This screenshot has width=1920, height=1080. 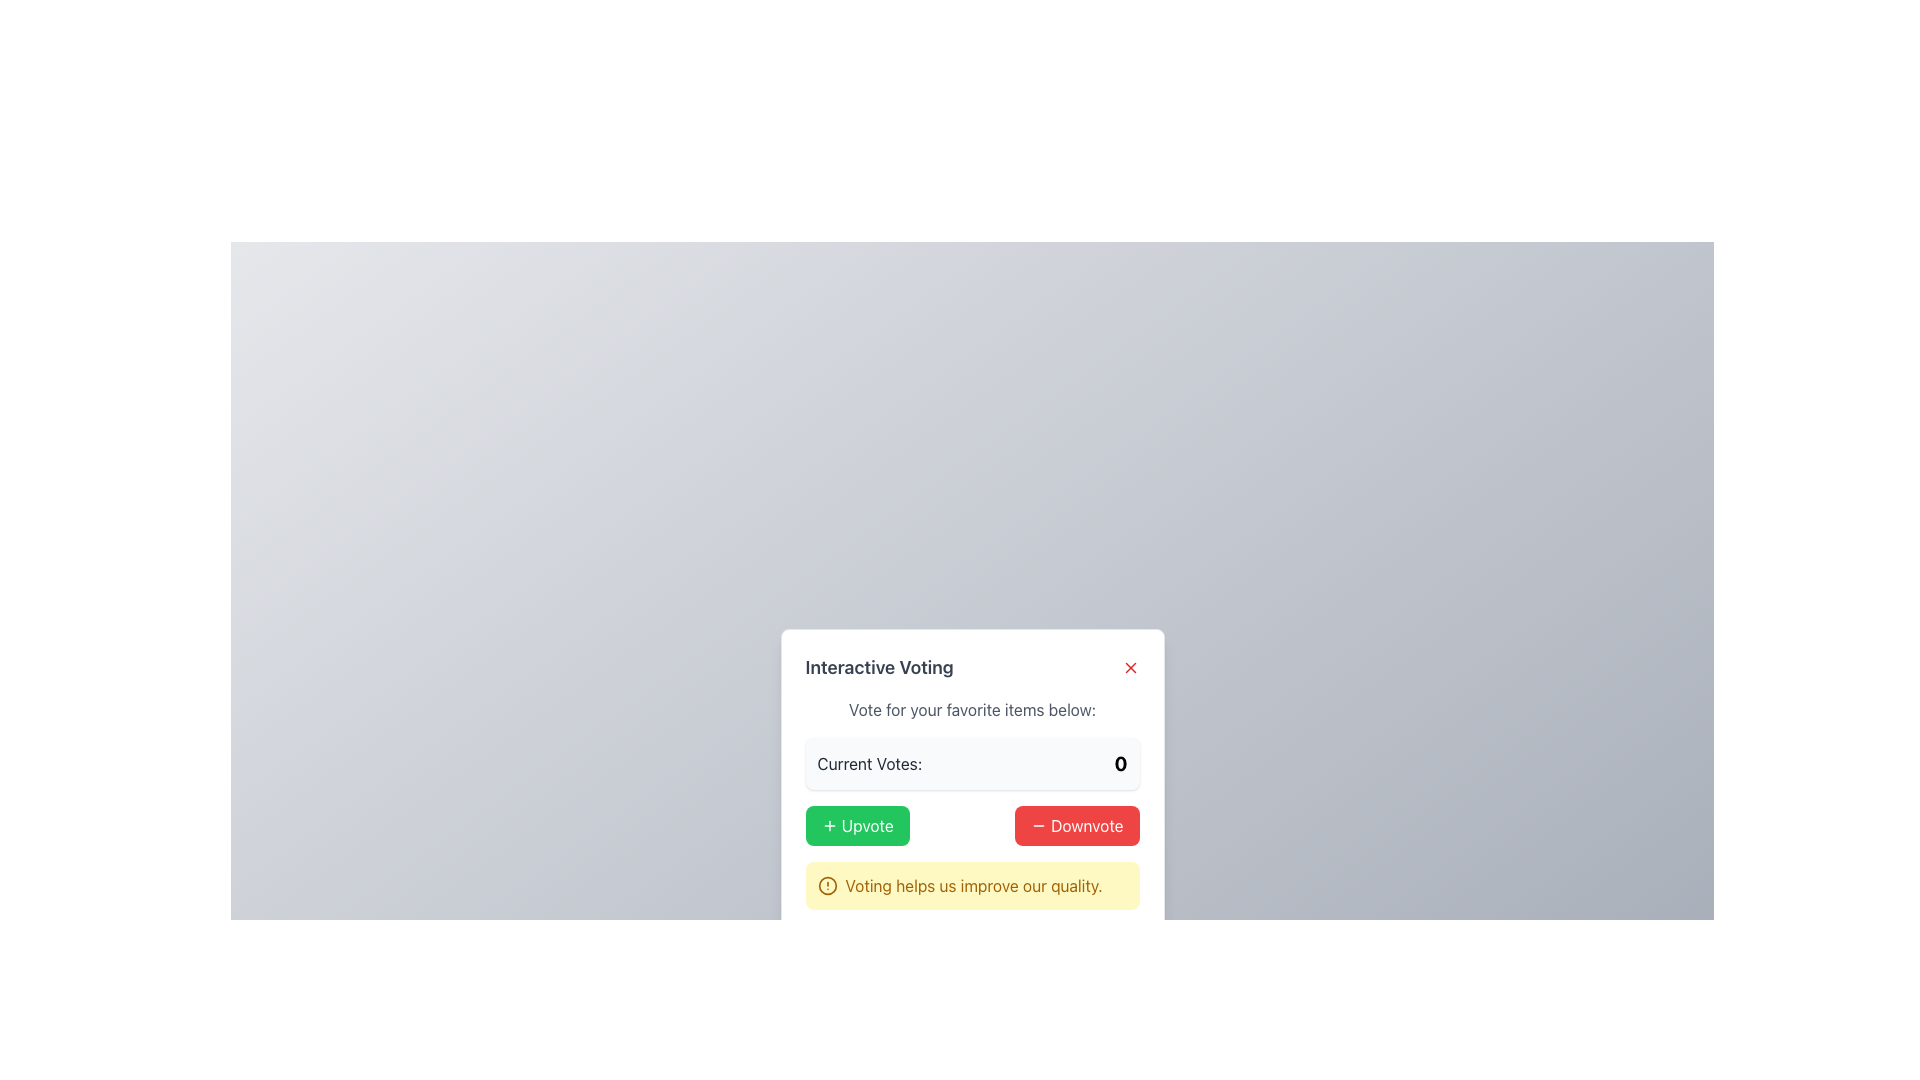 What do you see at coordinates (1120, 763) in the screenshot?
I see `the non-interactive text label displaying the current vote count, which shows '0' and is located to the right of the 'Current Votes:' label` at bounding box center [1120, 763].